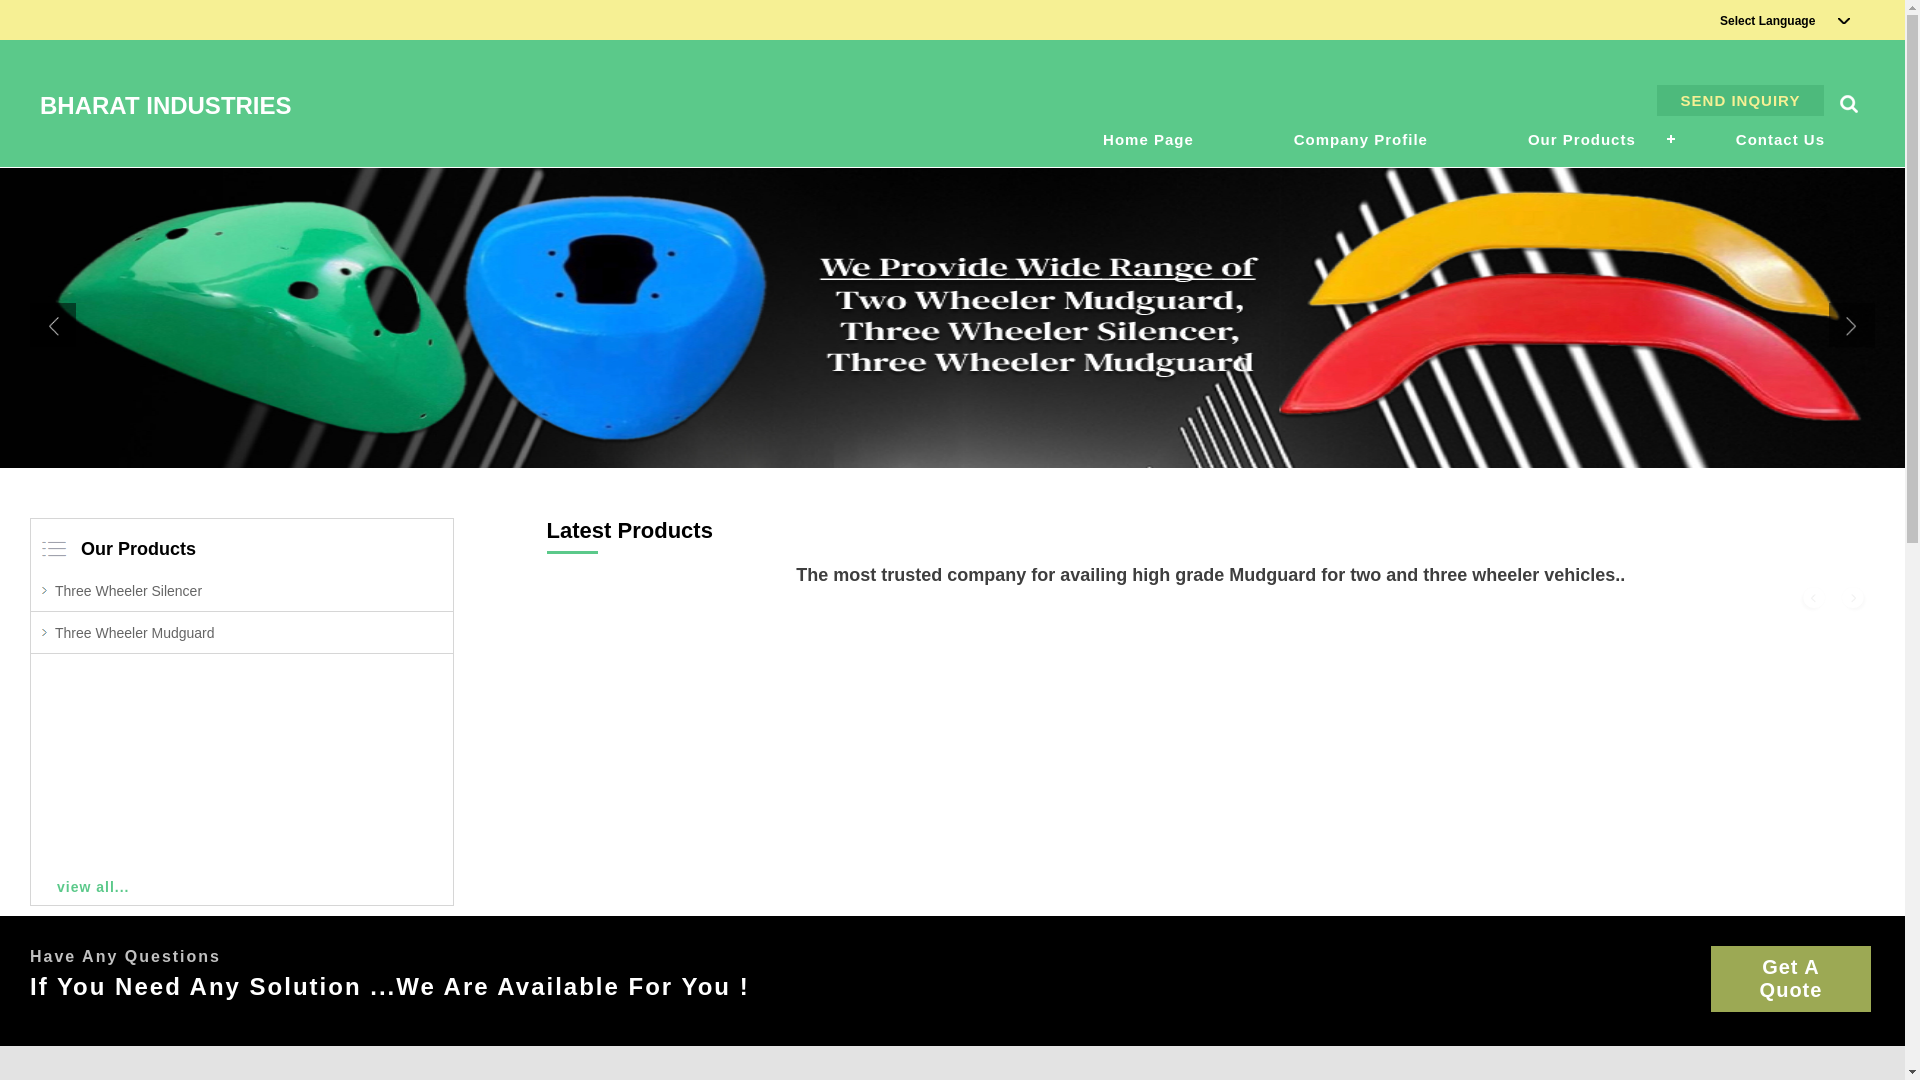 The width and height of the screenshot is (1920, 1080). What do you see at coordinates (240, 886) in the screenshot?
I see `'view all...'` at bounding box center [240, 886].